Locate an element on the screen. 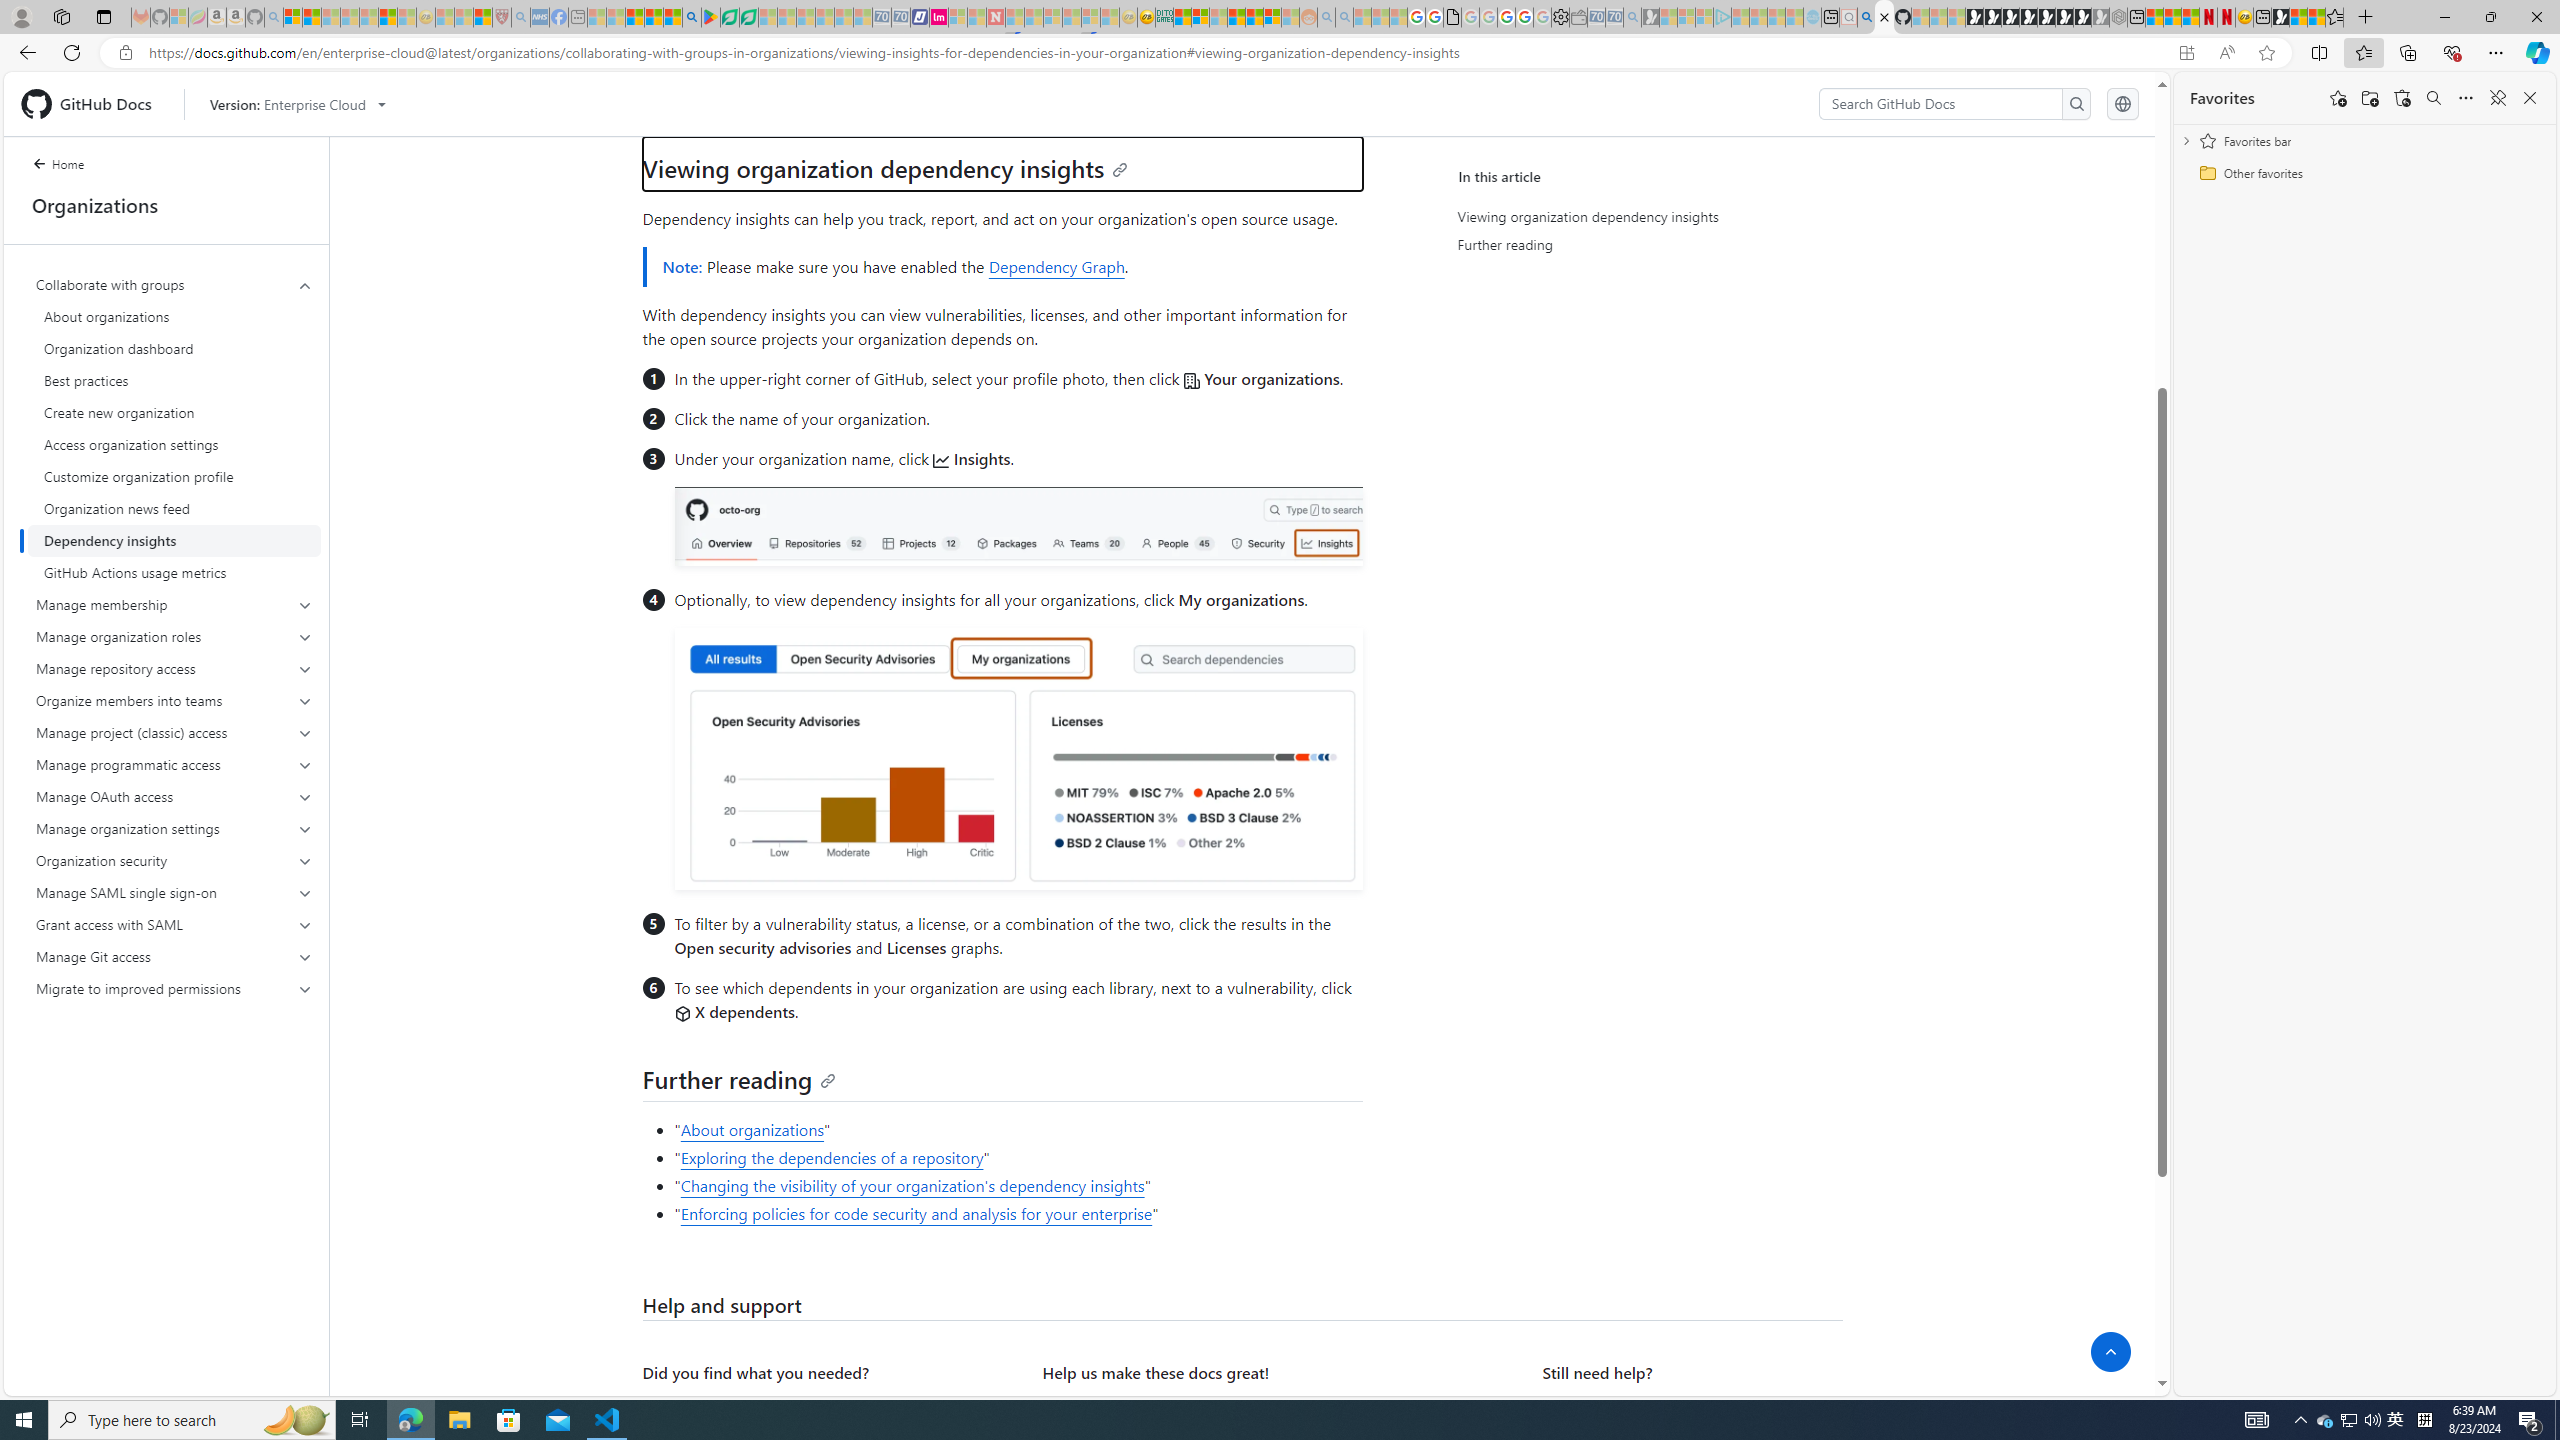 Image resolution: width=2560 pixels, height=1440 pixels. 'Best practices' is located at coordinates (174, 379).